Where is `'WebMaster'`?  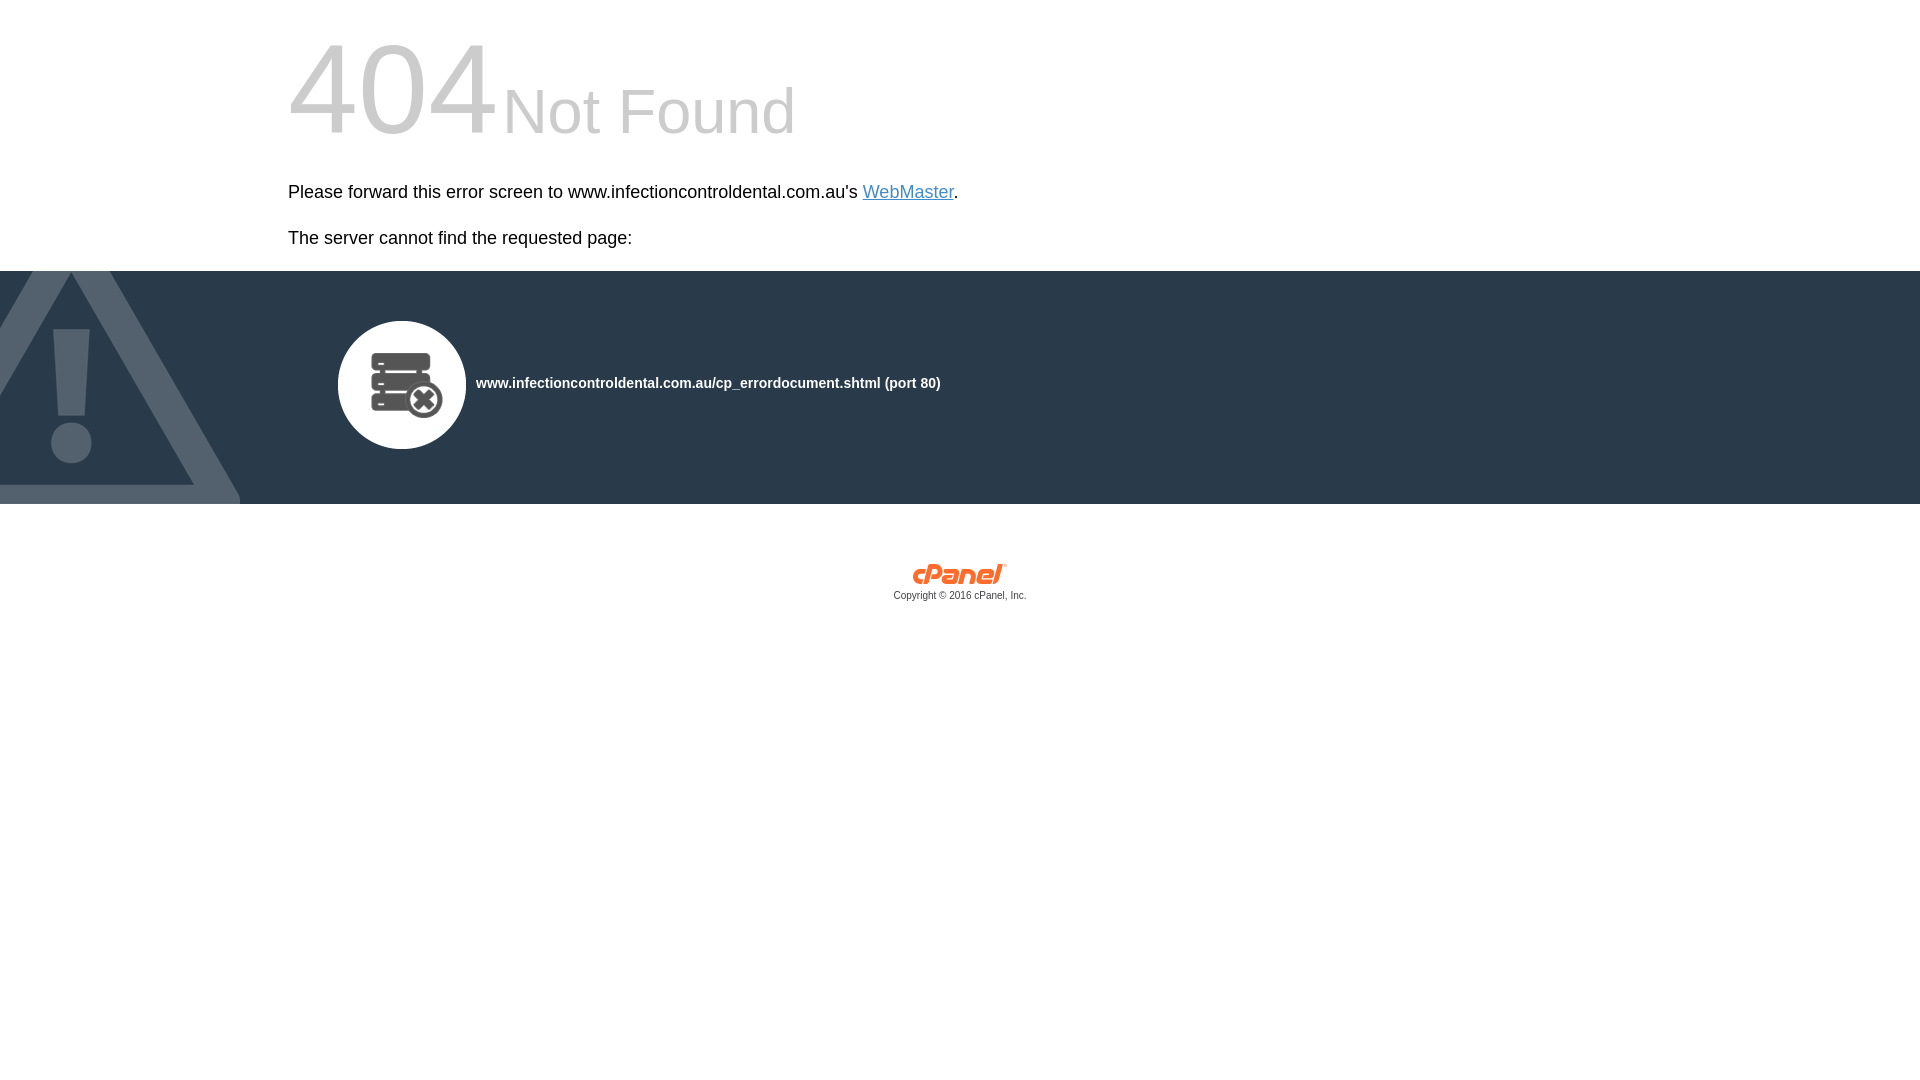 'WebMaster' is located at coordinates (863, 192).